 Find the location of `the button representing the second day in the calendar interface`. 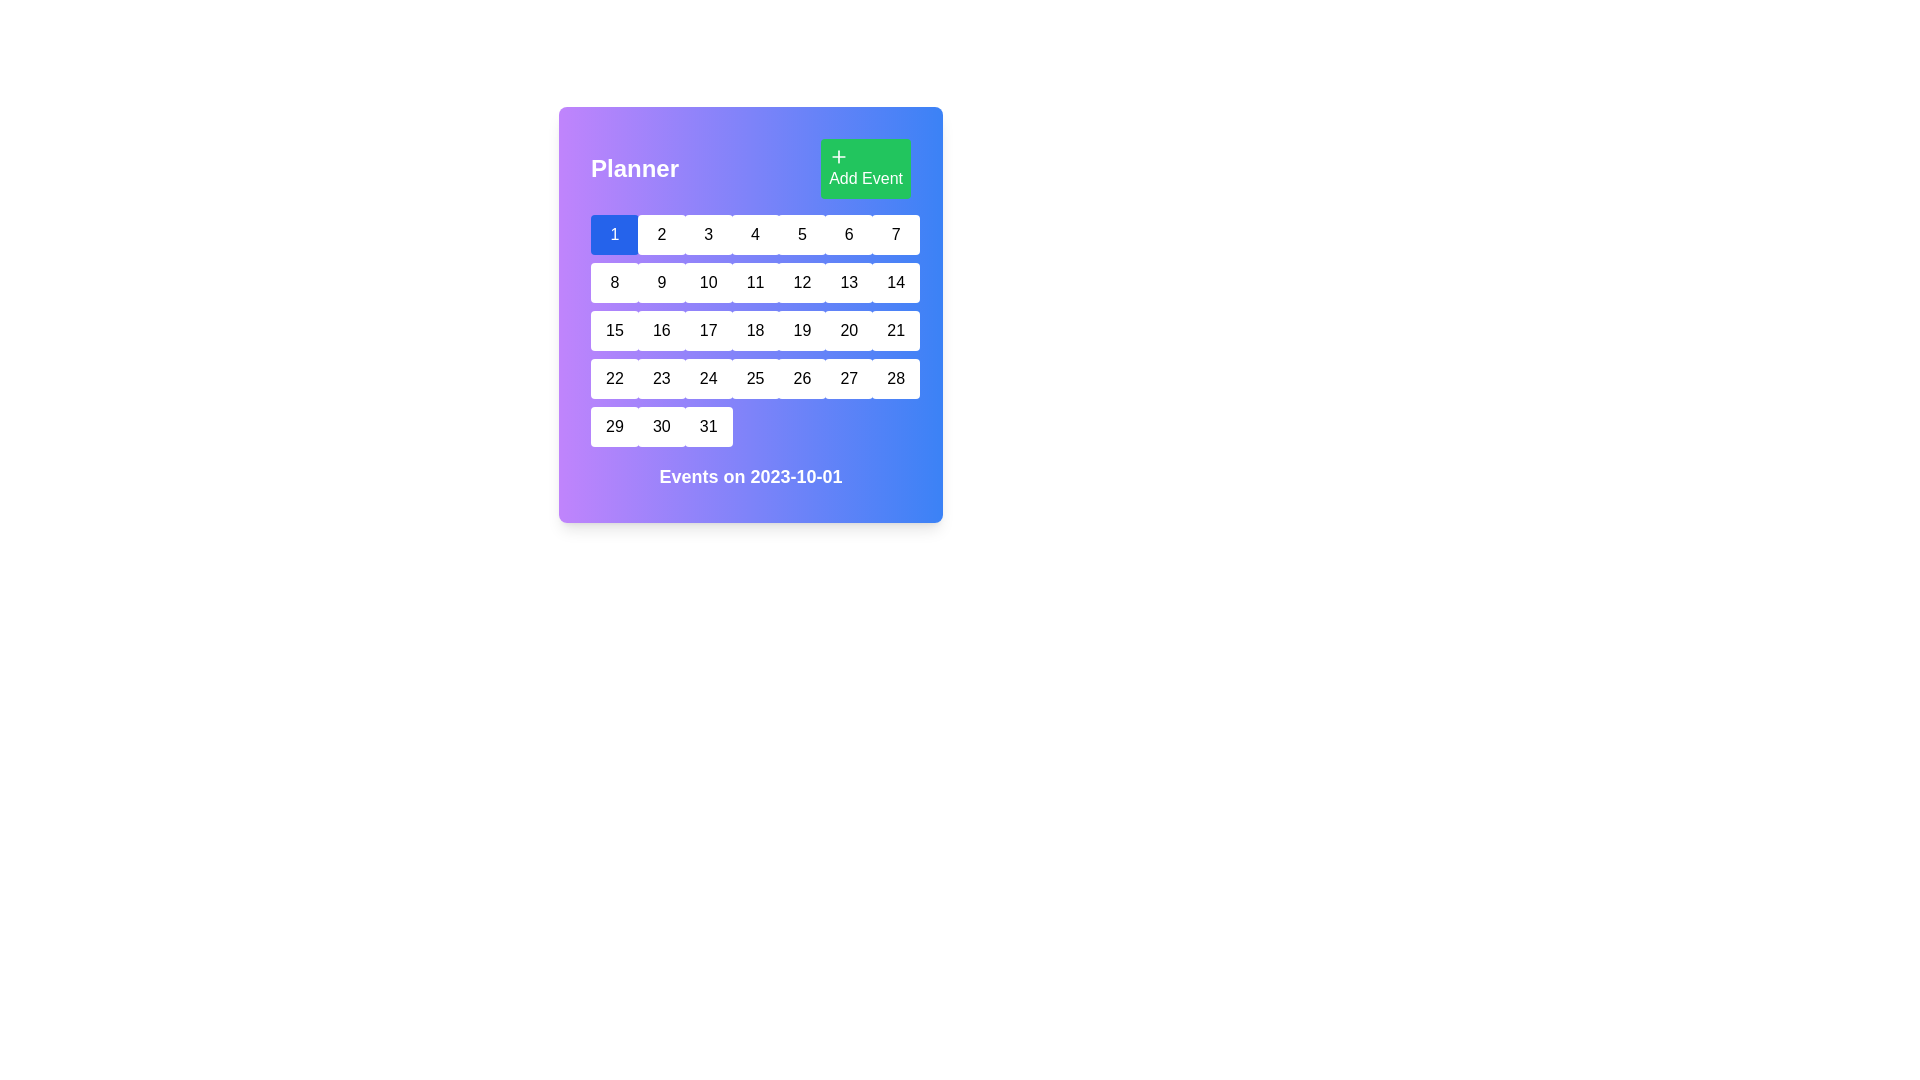

the button representing the second day in the calendar interface is located at coordinates (661, 234).